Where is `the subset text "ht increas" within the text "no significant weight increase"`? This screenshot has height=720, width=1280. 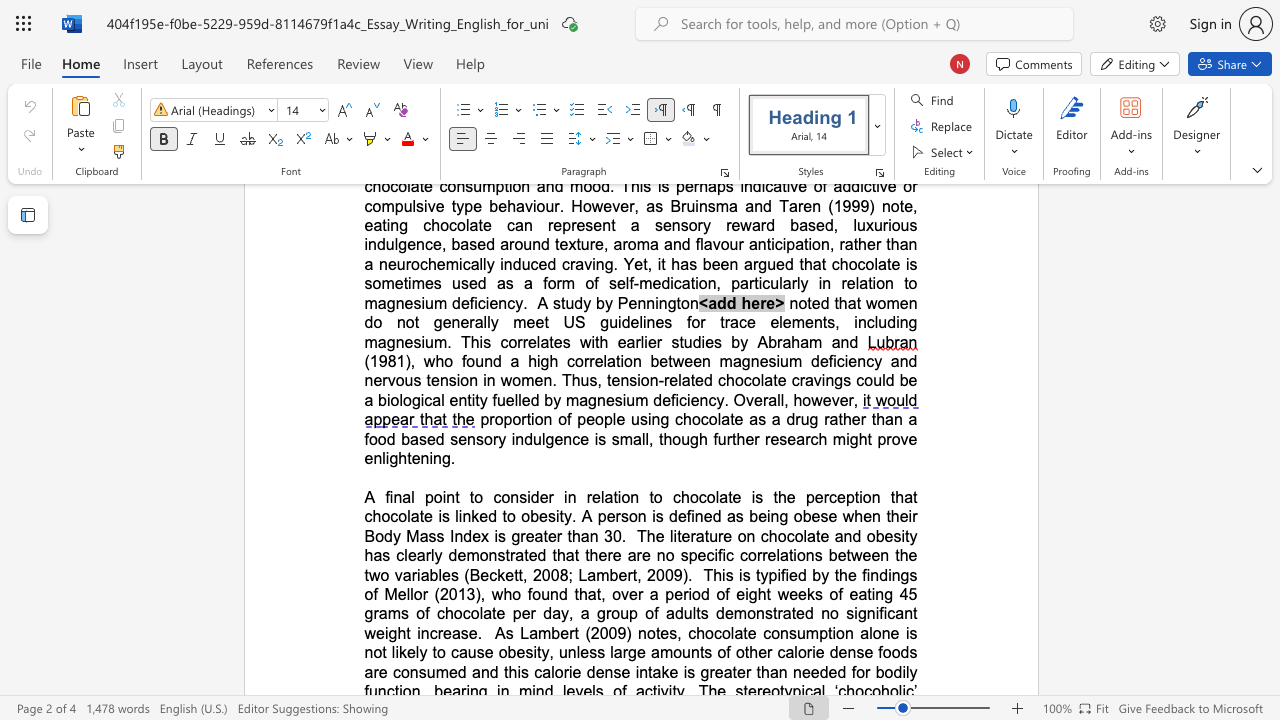
the subset text "ht increas" within the text "no significant weight increase" is located at coordinates (397, 633).